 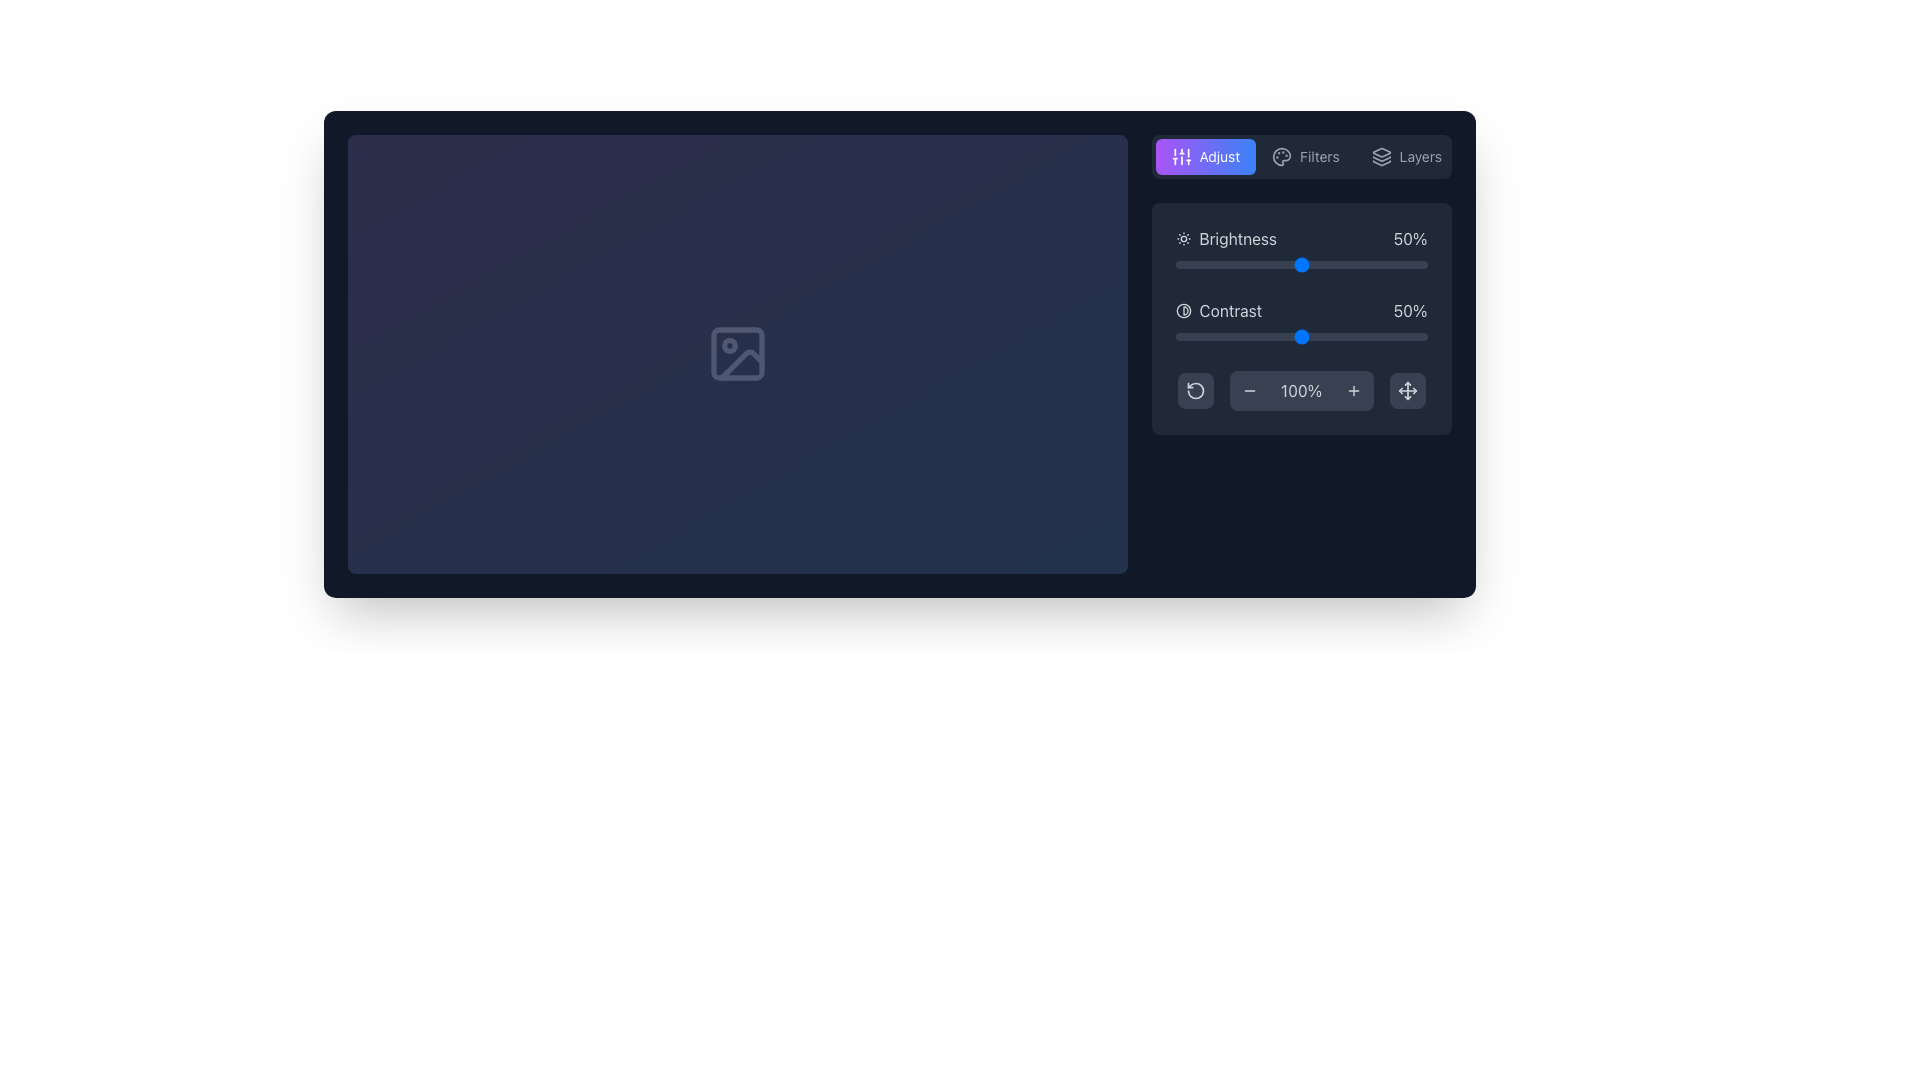 What do you see at coordinates (1301, 318) in the screenshot?
I see `the interactive buttons in the control panel for adjusting brightness and contrast` at bounding box center [1301, 318].